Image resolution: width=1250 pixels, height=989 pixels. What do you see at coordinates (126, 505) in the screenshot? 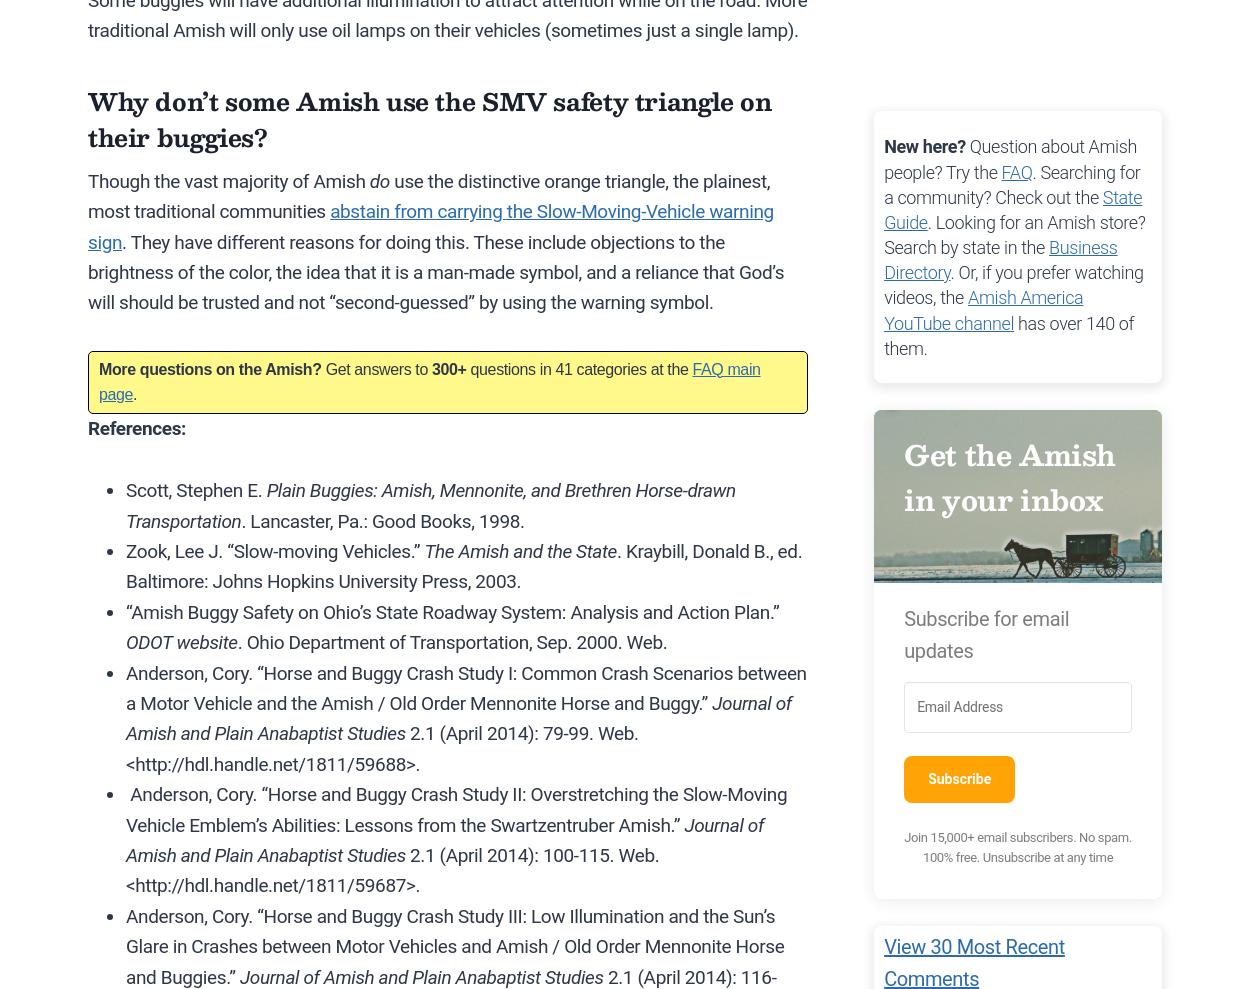
I see `'Plain Buggies: Amish, Mennonite, and Brethren Horse-drawn Transportation'` at bounding box center [126, 505].